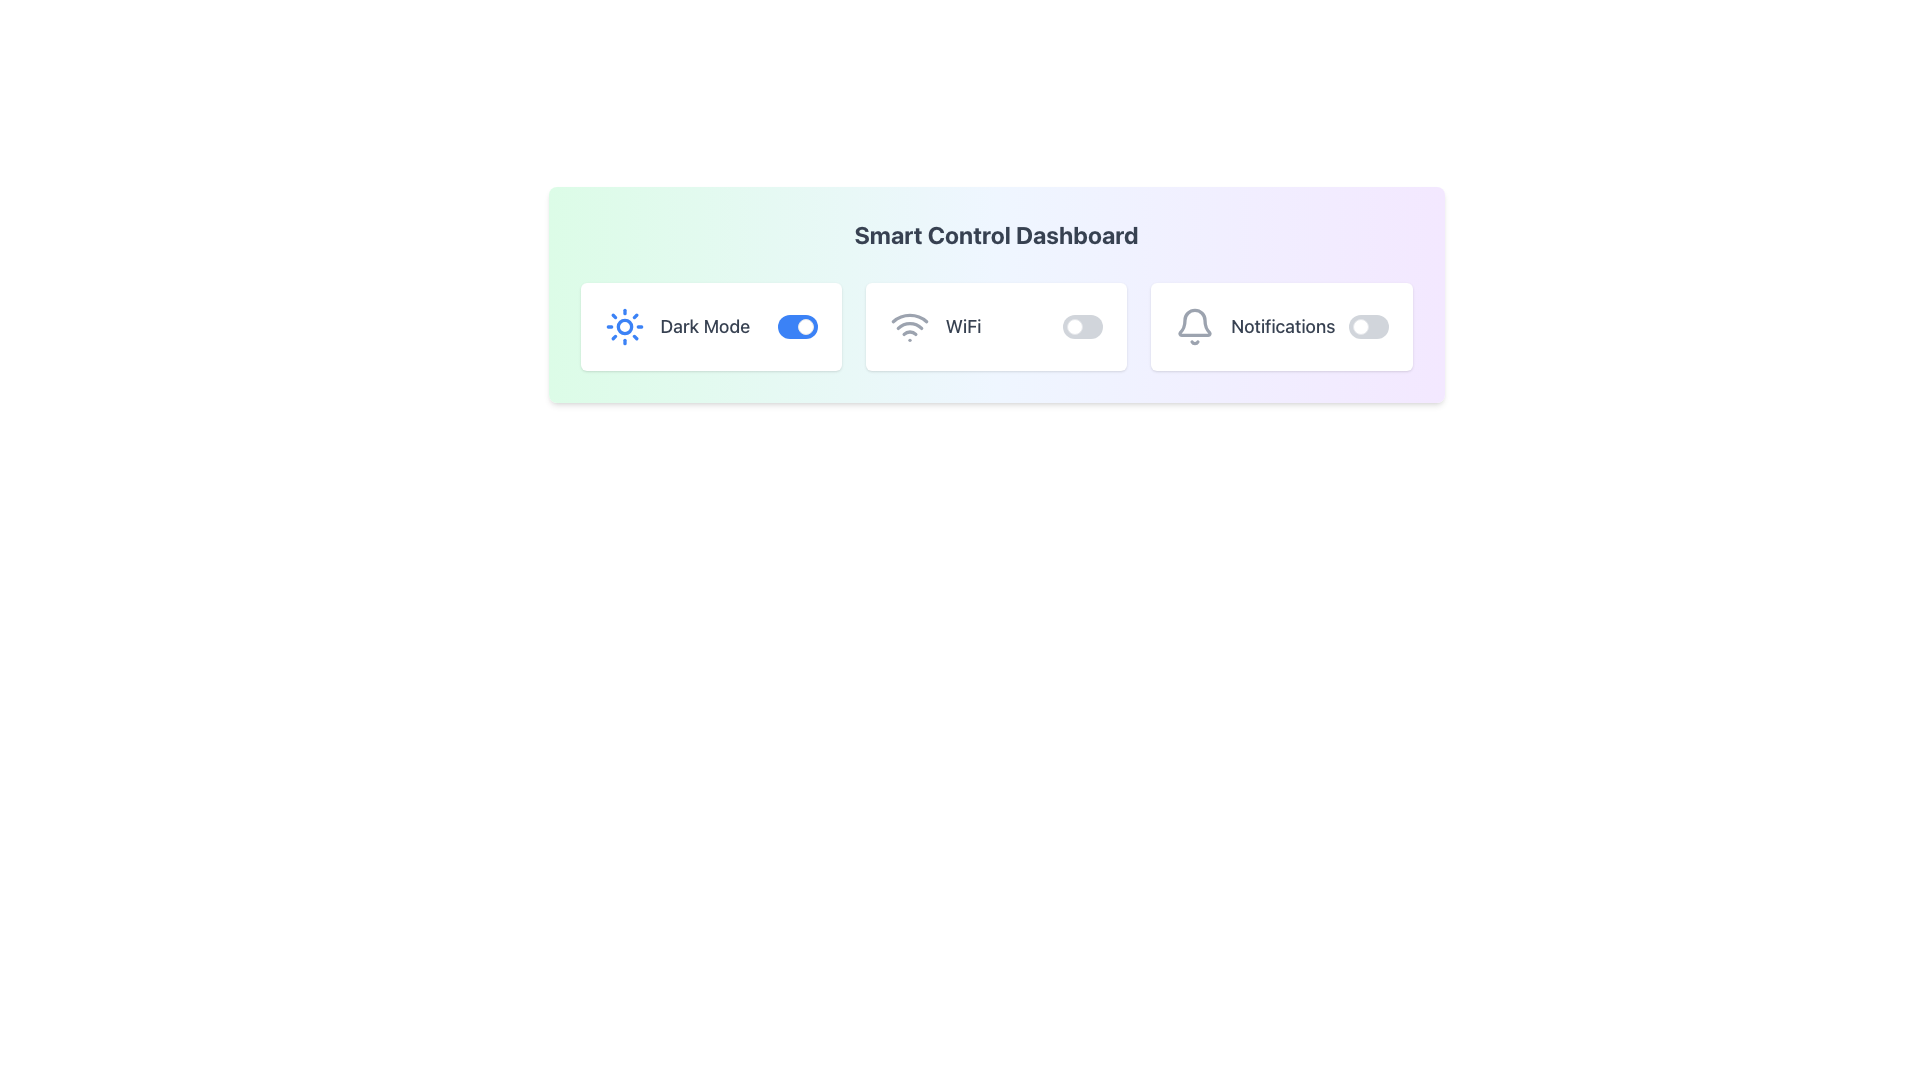 The image size is (1920, 1080). What do you see at coordinates (1254, 326) in the screenshot?
I see `the notifications label located in the top-right section of the dashboard card to view its details` at bounding box center [1254, 326].